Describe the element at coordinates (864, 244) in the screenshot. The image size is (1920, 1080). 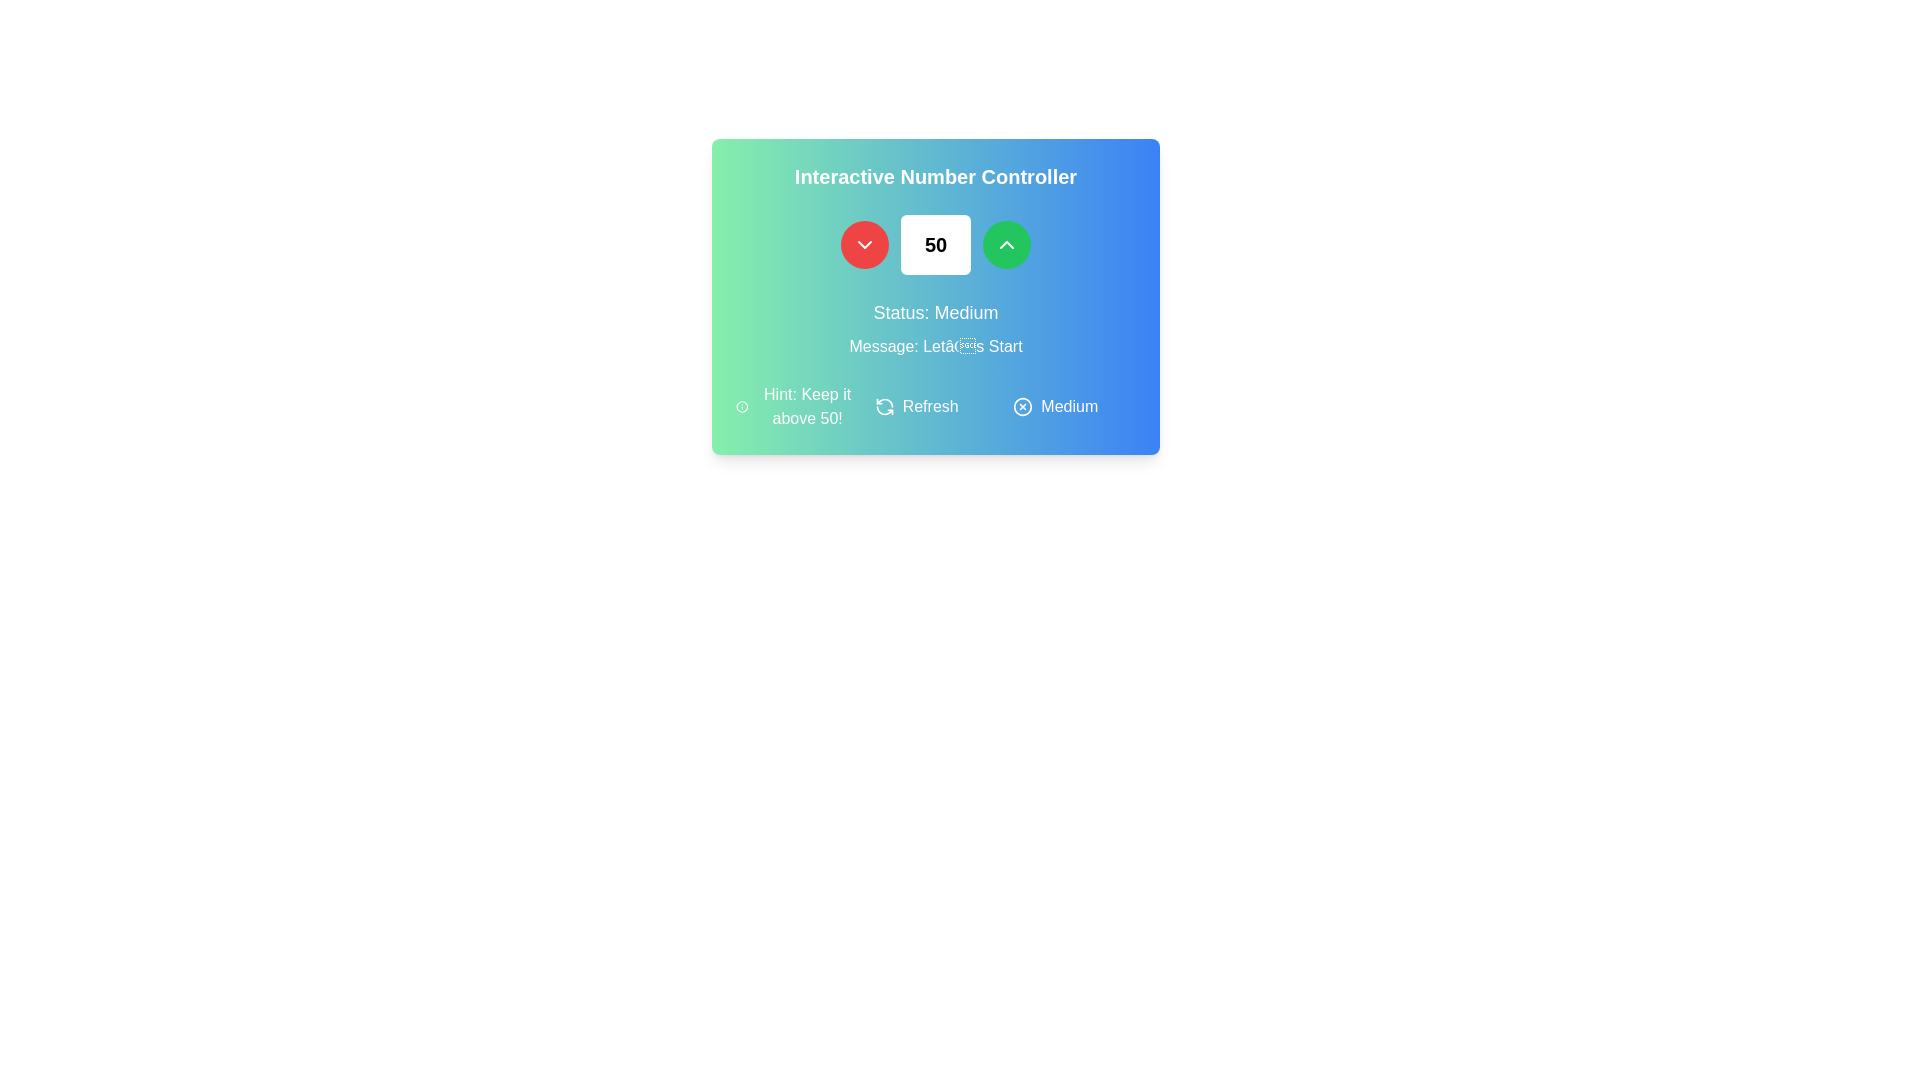
I see `the button on the left side of the group of elements to decrement the value displayed in the adjacent text field` at that location.